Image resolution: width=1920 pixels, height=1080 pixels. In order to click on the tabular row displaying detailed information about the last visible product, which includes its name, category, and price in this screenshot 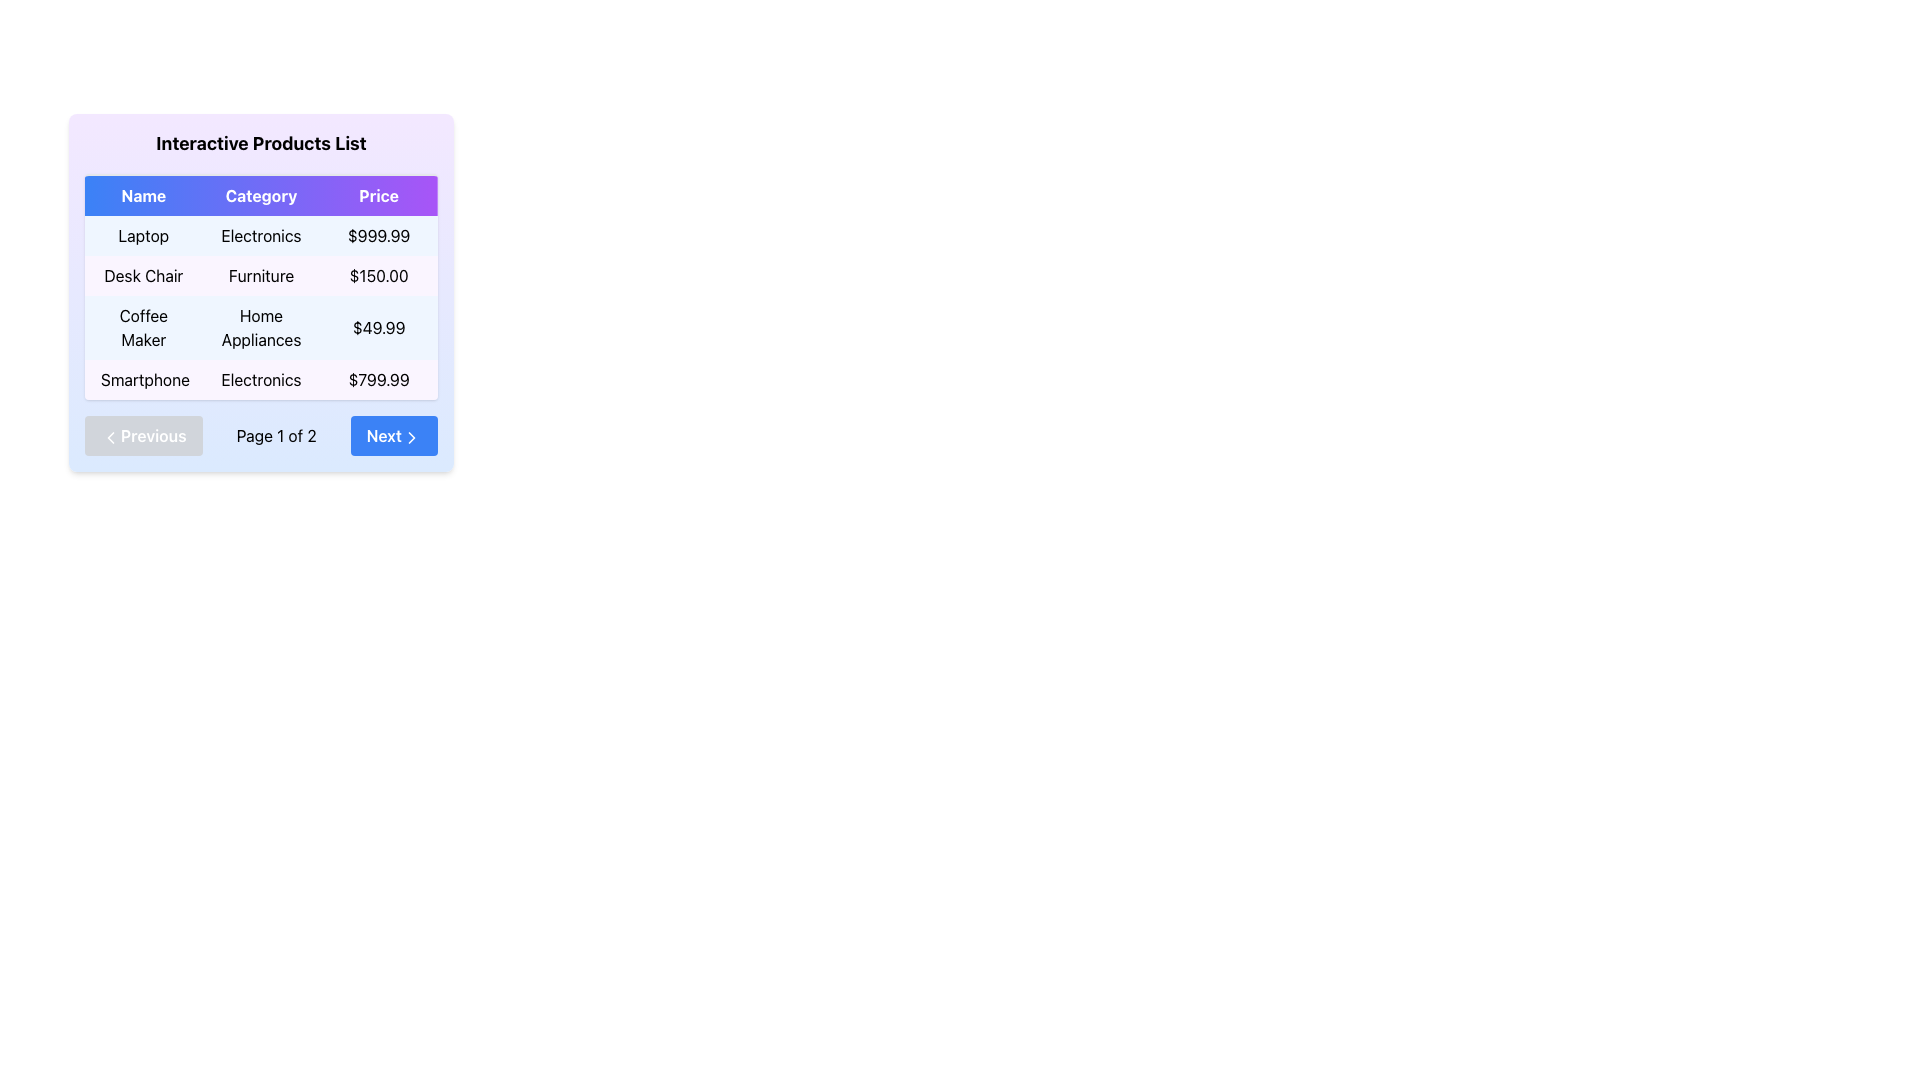, I will do `click(260, 380)`.